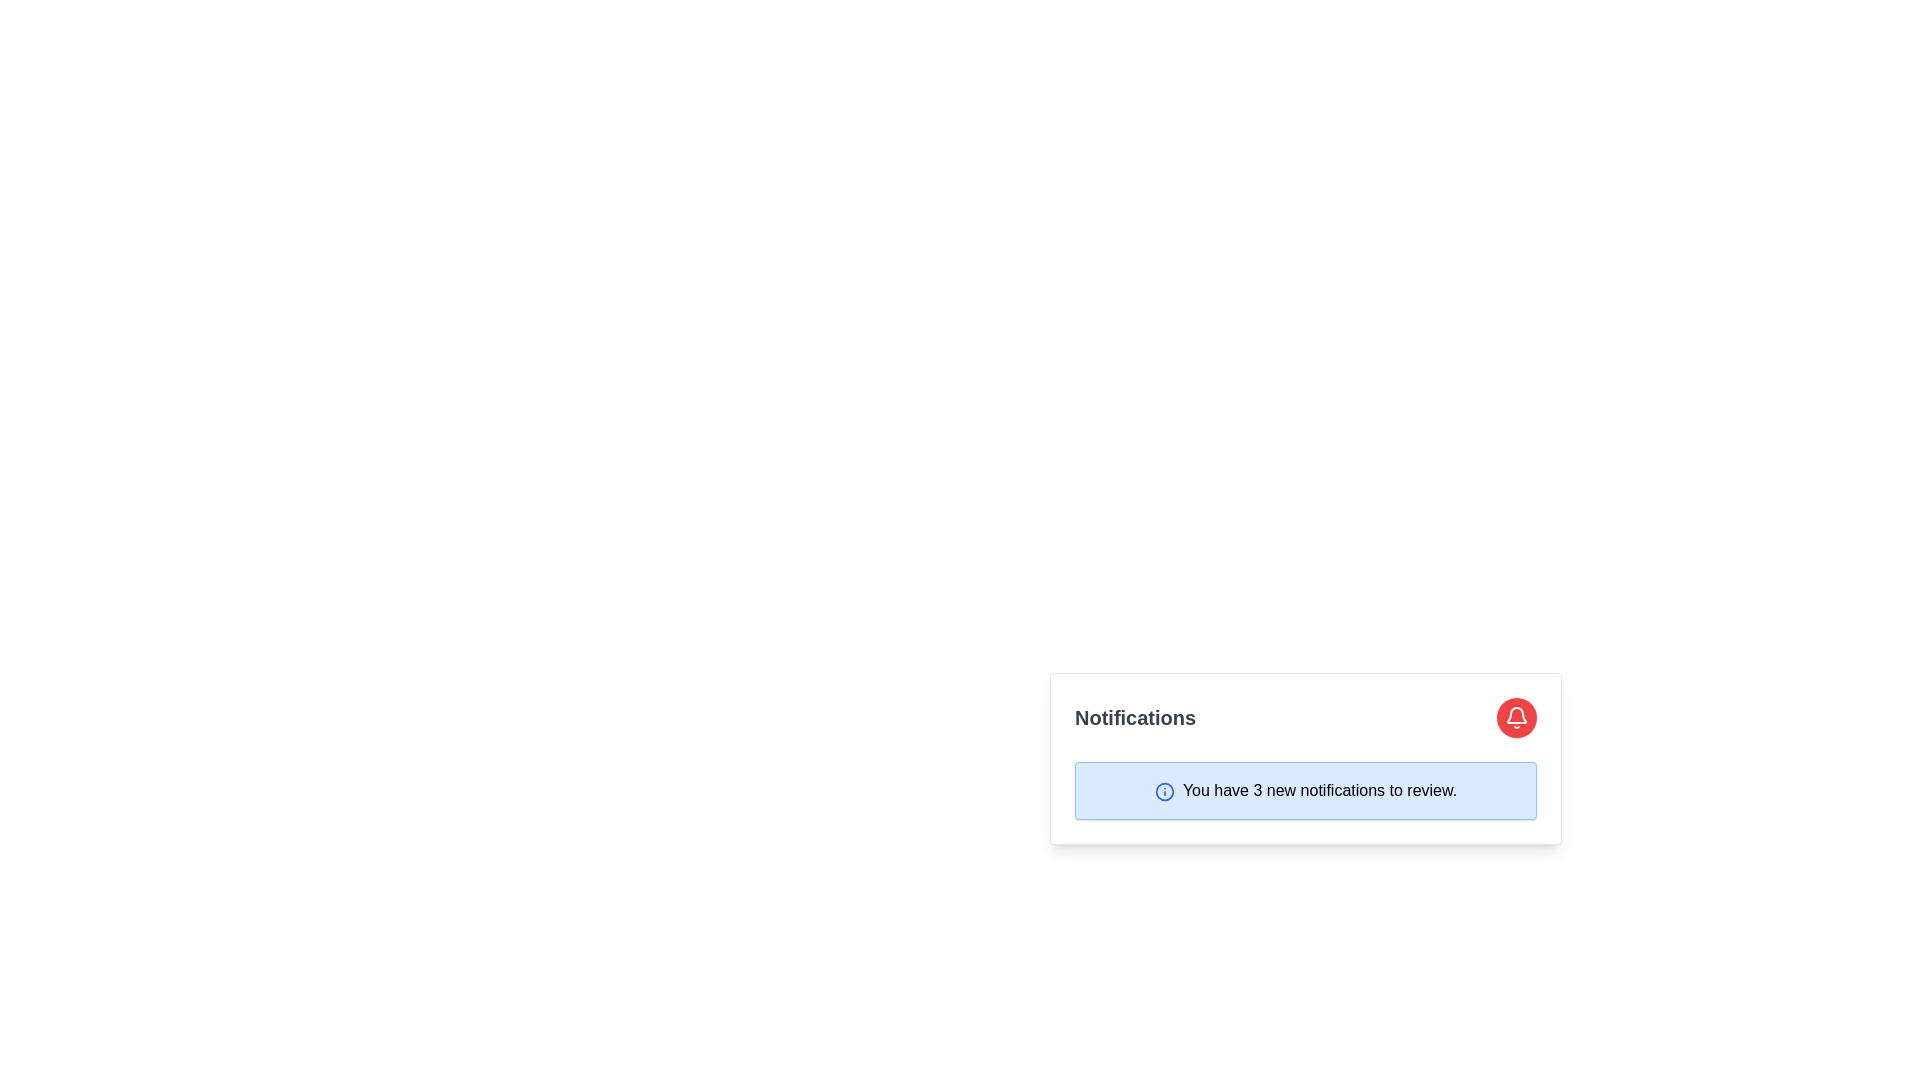 The width and height of the screenshot is (1920, 1080). Describe the element at coordinates (1516, 716) in the screenshot. I see `the bell-shaped notification icon located in the top-right corner within a red circular background` at that location.